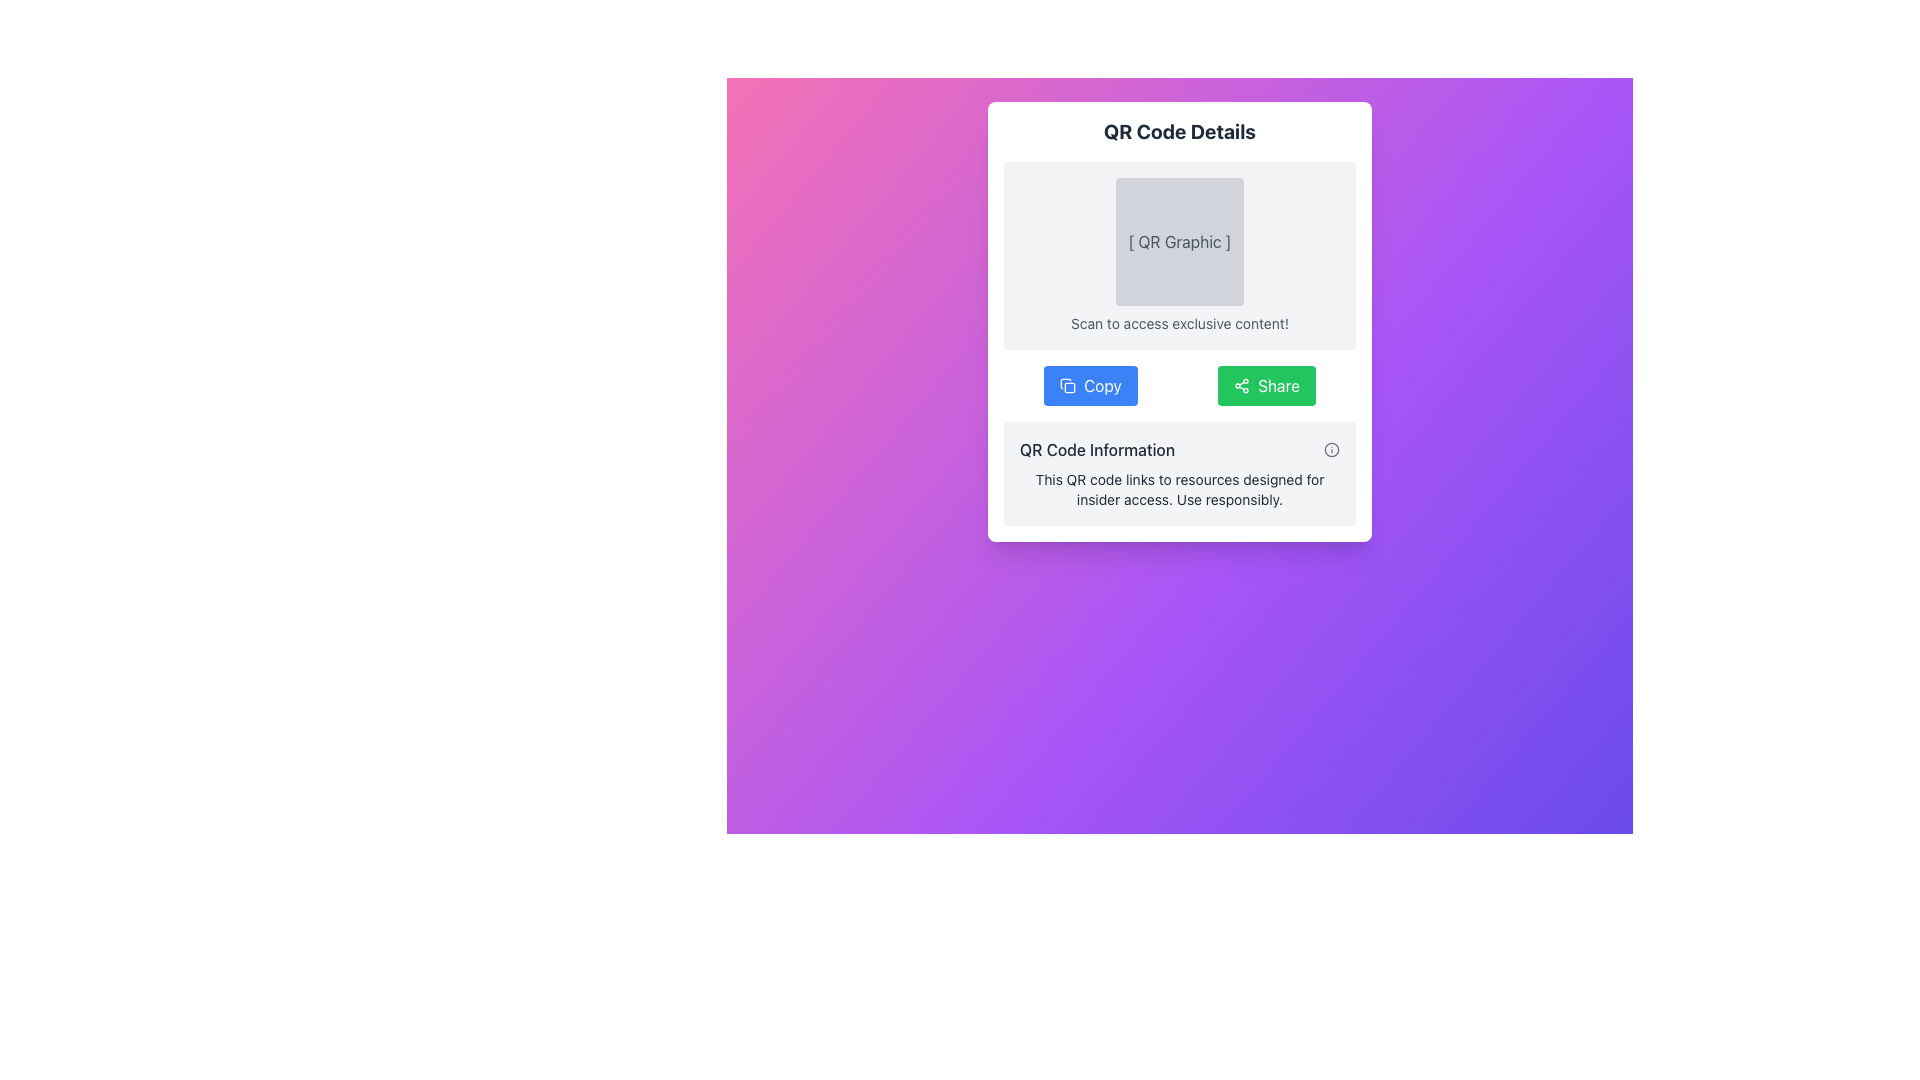 This screenshot has width=1920, height=1080. I want to click on the blue 'Copy' button with white text and a copy icon located in the horizontal layout at the bottom of the card section, so click(1089, 385).